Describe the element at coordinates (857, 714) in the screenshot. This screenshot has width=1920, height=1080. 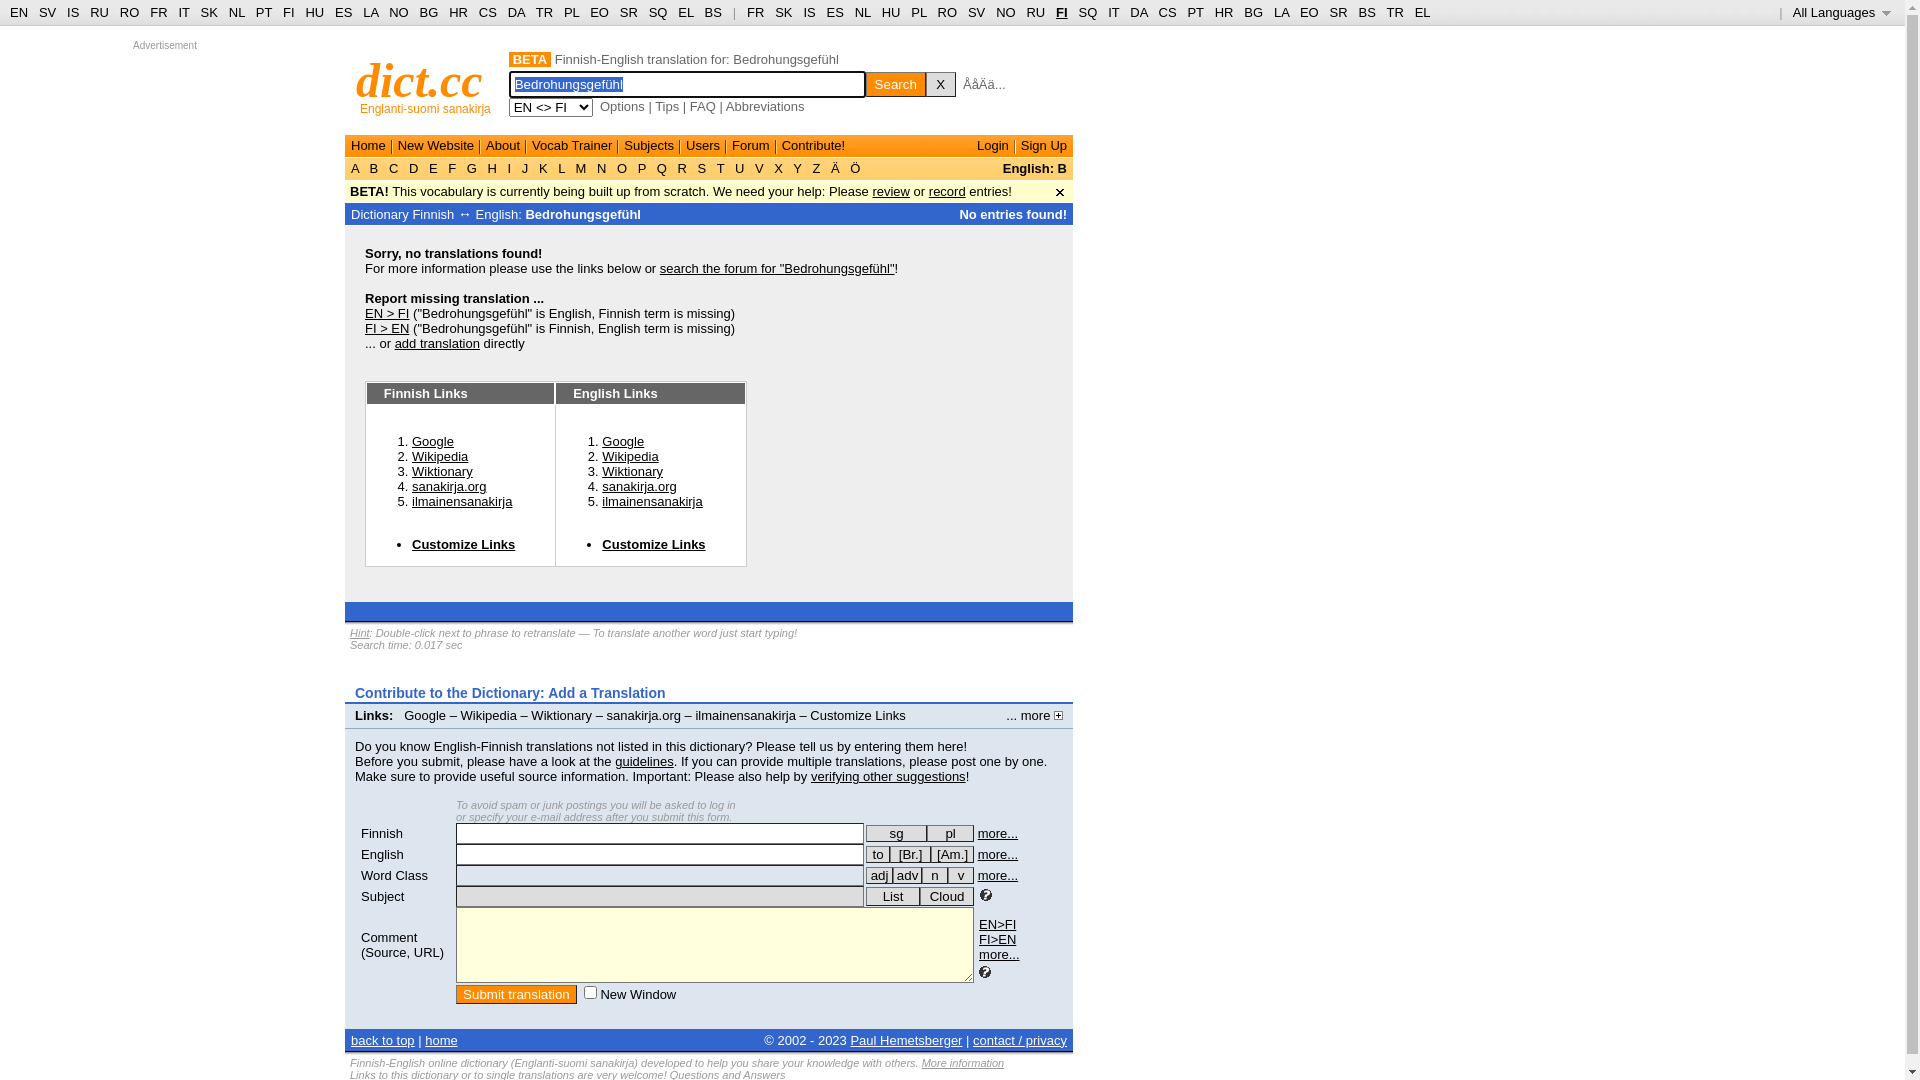
I see `'Customize Links'` at that location.